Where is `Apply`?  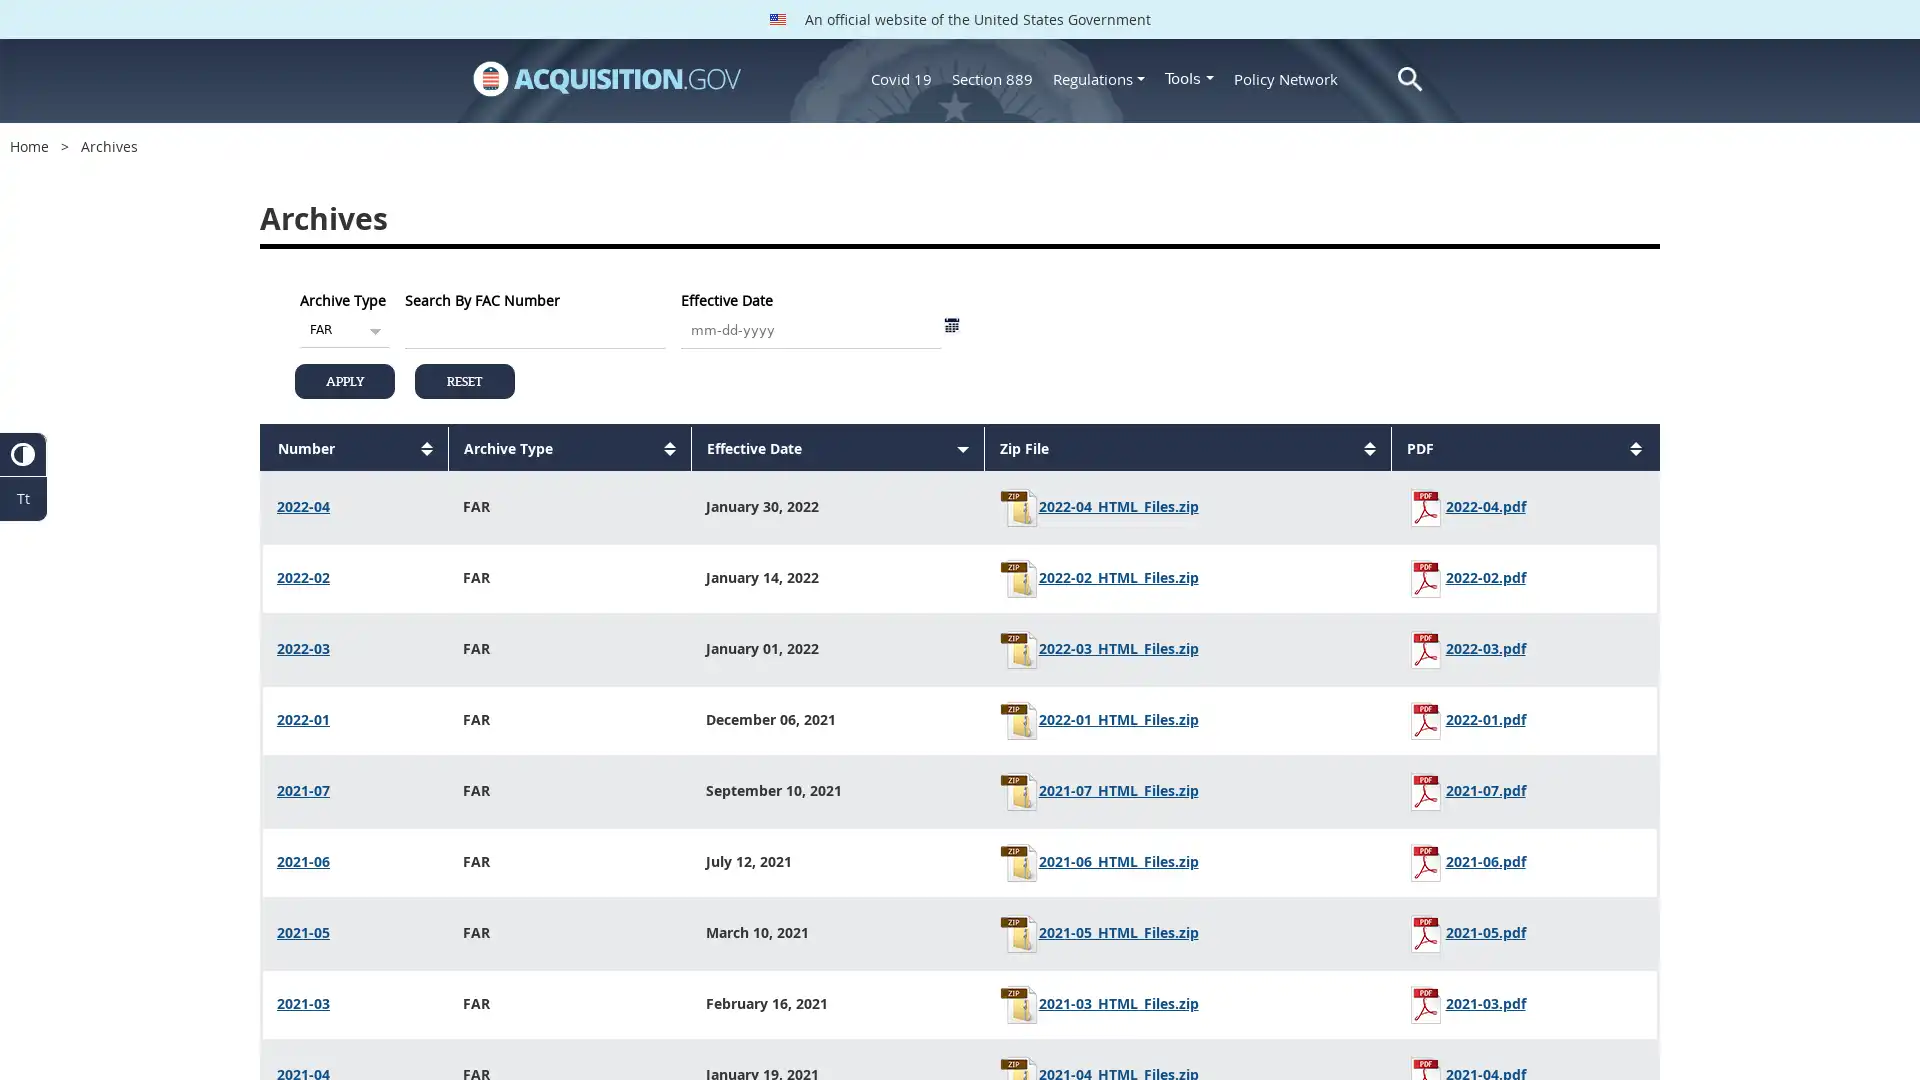 Apply is located at coordinates (345, 381).